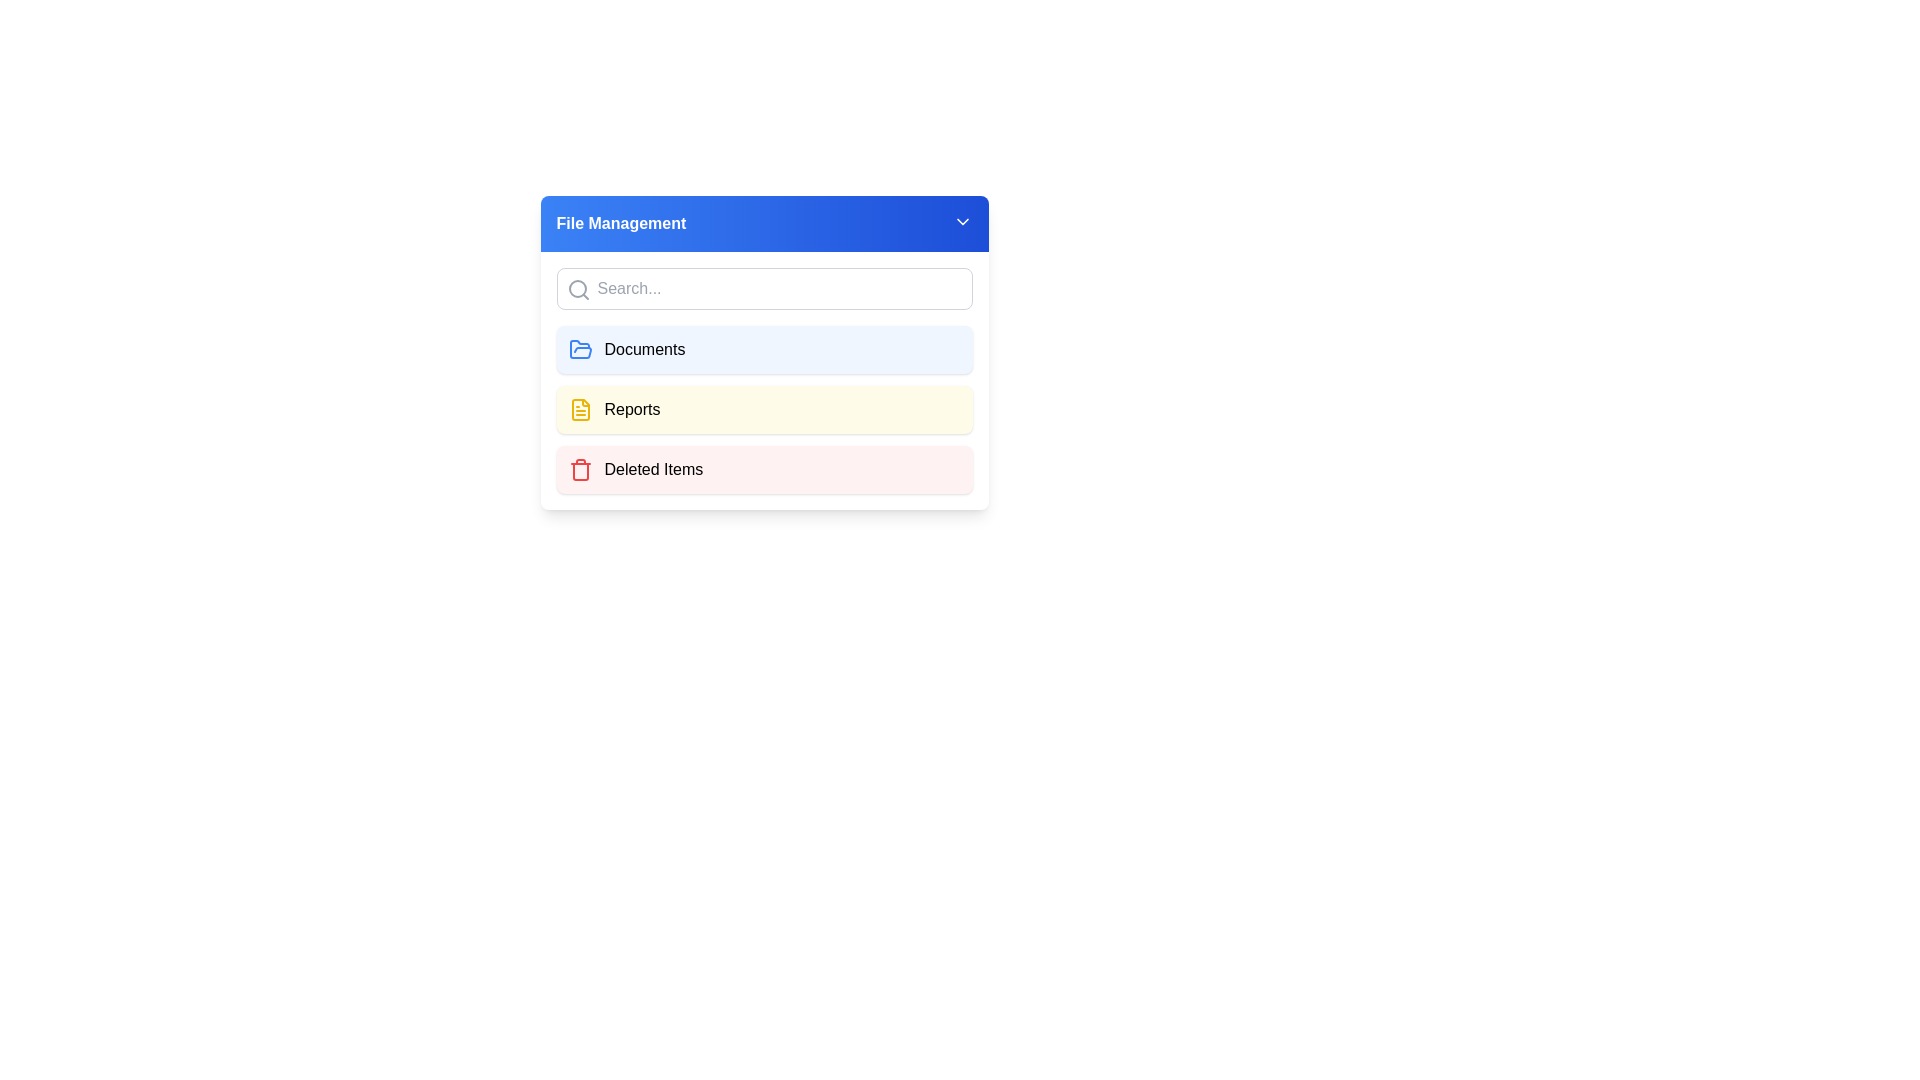 Image resolution: width=1920 pixels, height=1080 pixels. I want to click on the second interactive list item under 'File Management' titled 'Reports', so click(763, 408).